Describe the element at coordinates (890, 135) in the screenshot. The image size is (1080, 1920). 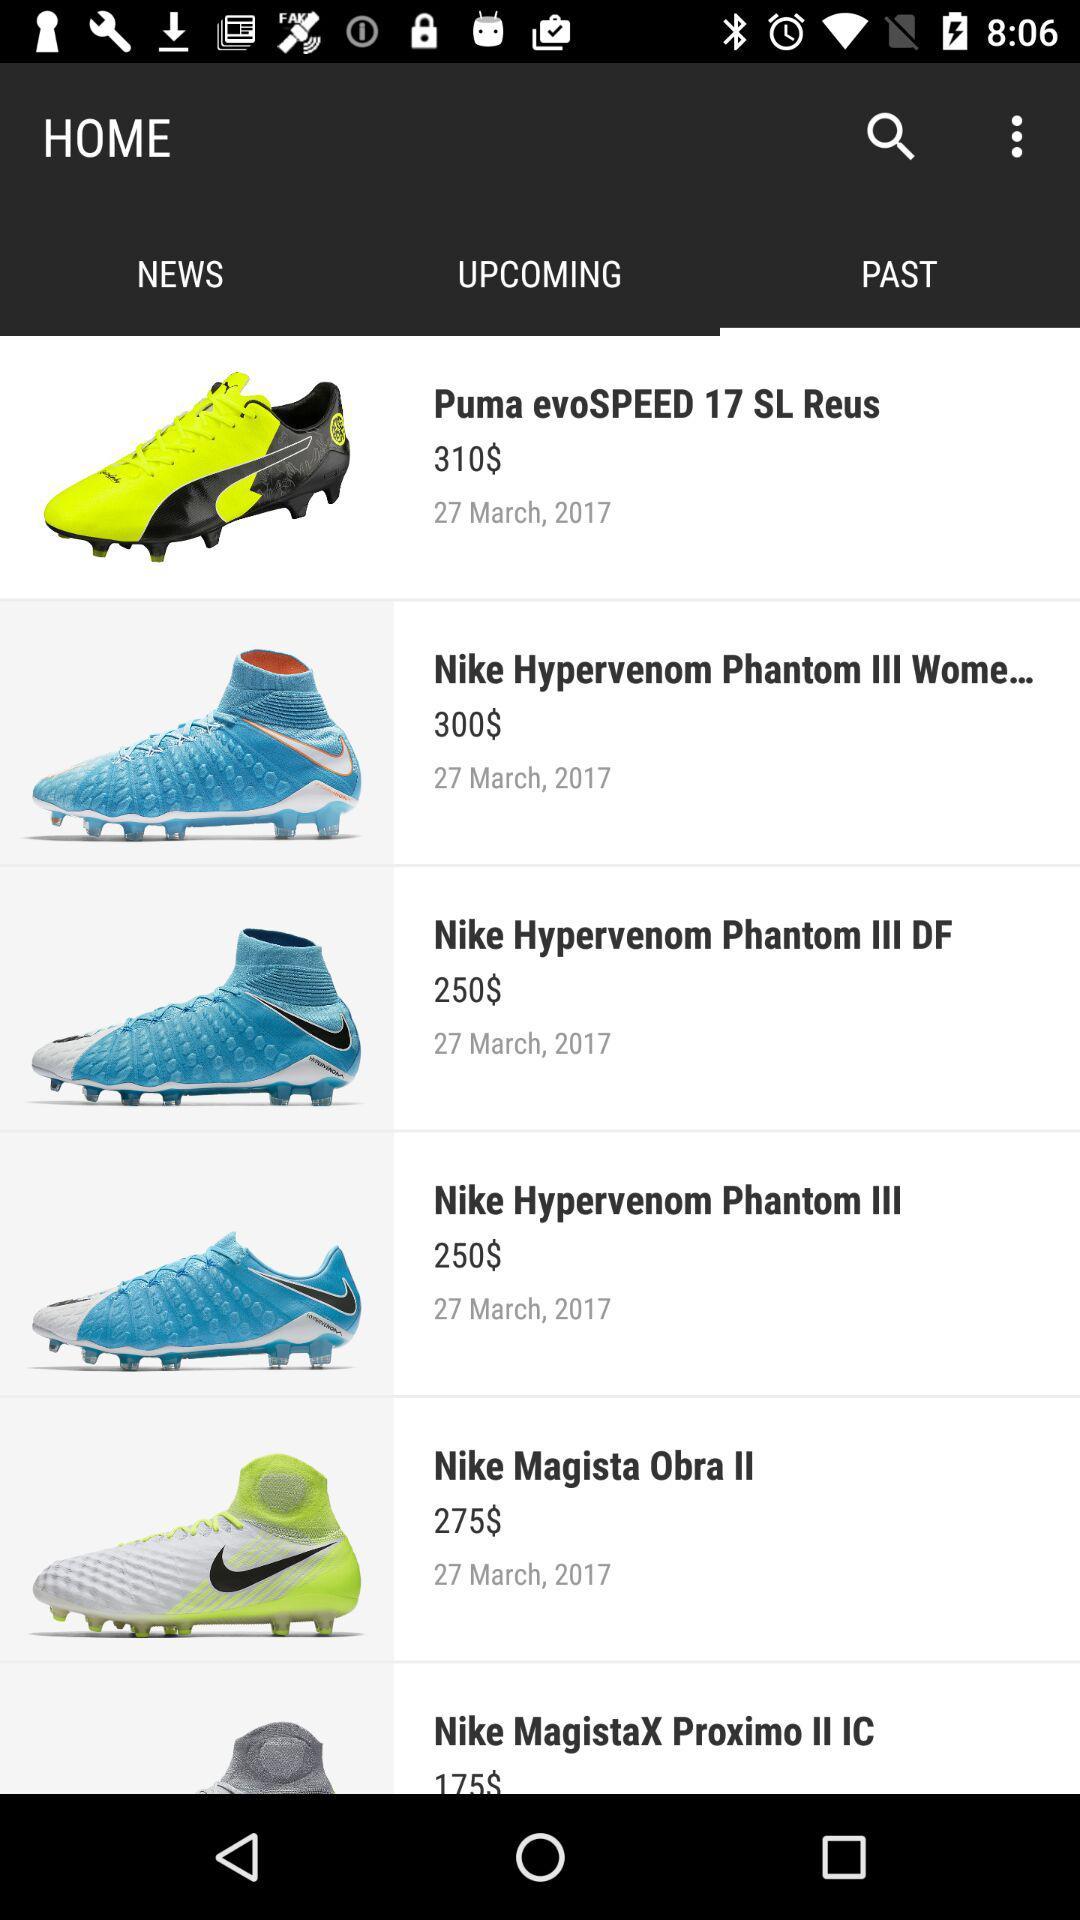
I see `the icon above the past item` at that location.